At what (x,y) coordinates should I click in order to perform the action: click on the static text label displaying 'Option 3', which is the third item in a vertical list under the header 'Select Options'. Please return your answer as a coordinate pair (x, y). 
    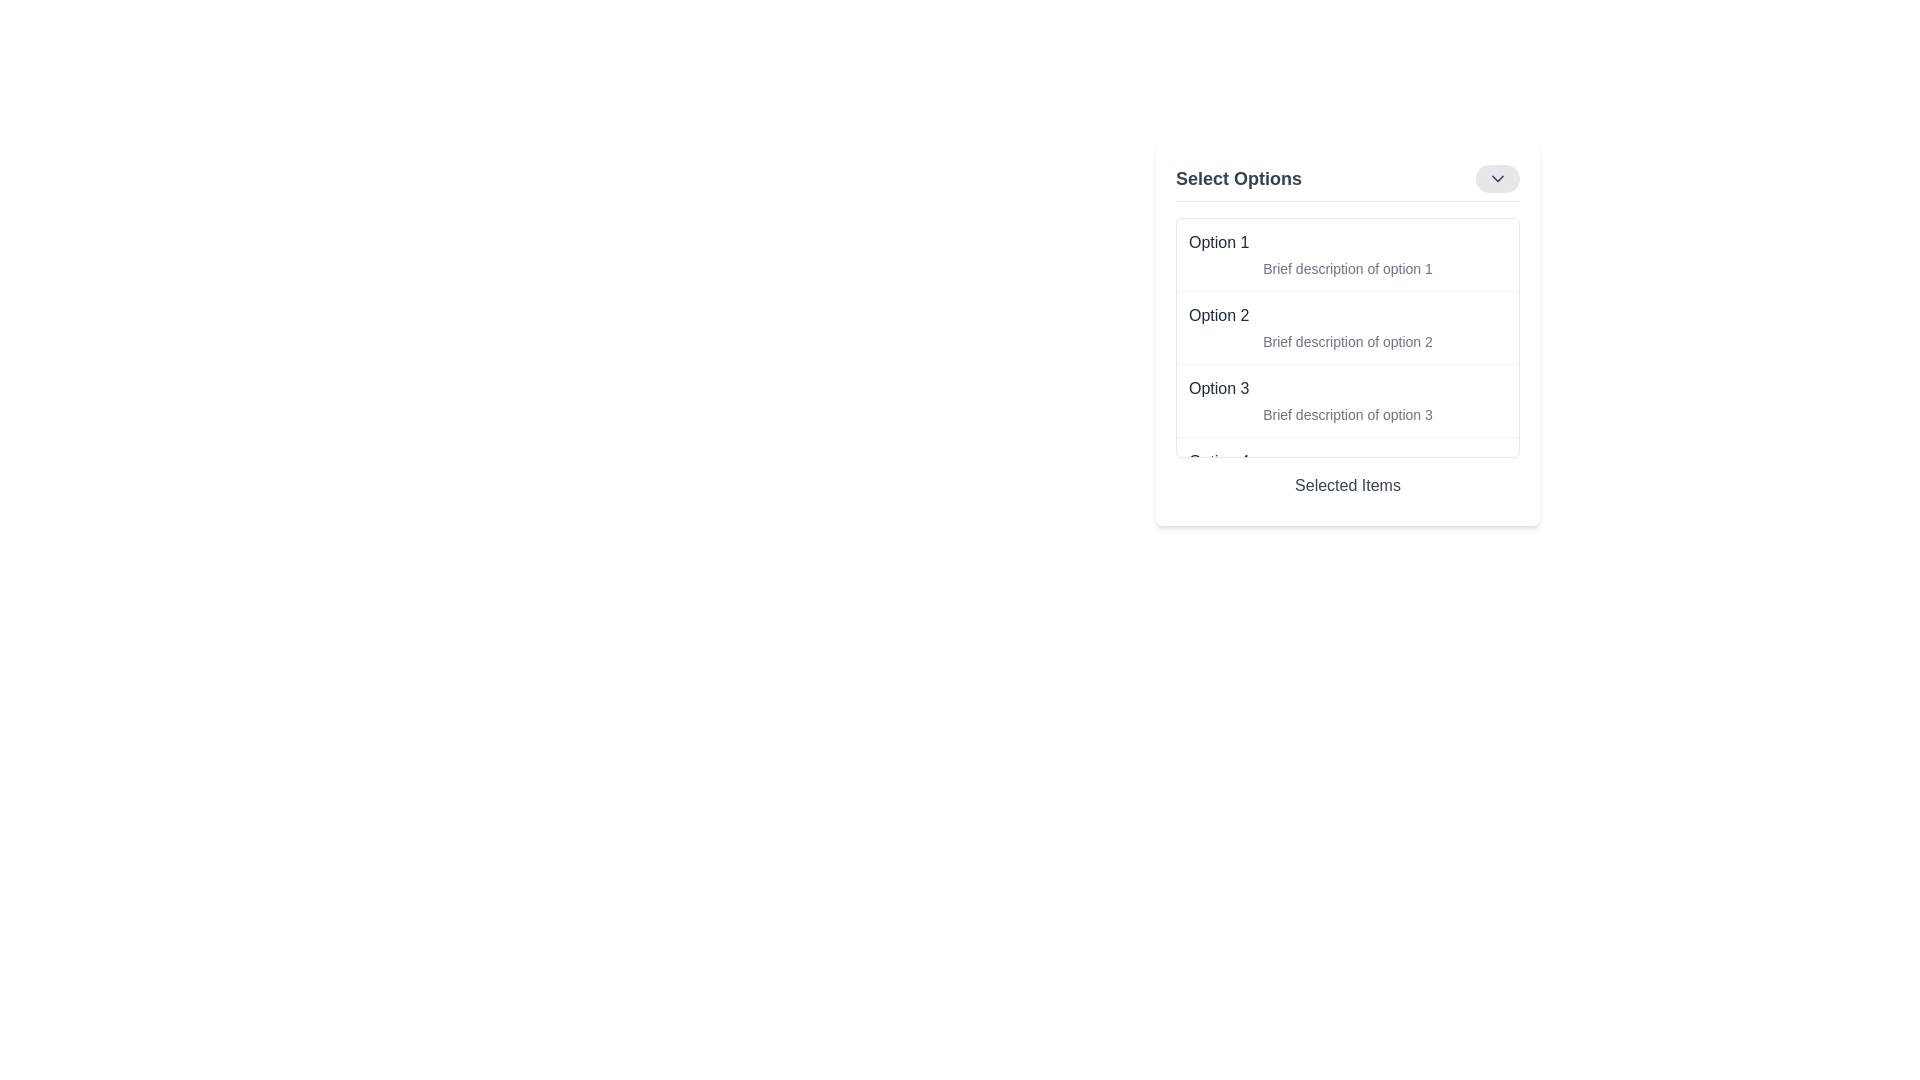
    Looking at the image, I should click on (1218, 389).